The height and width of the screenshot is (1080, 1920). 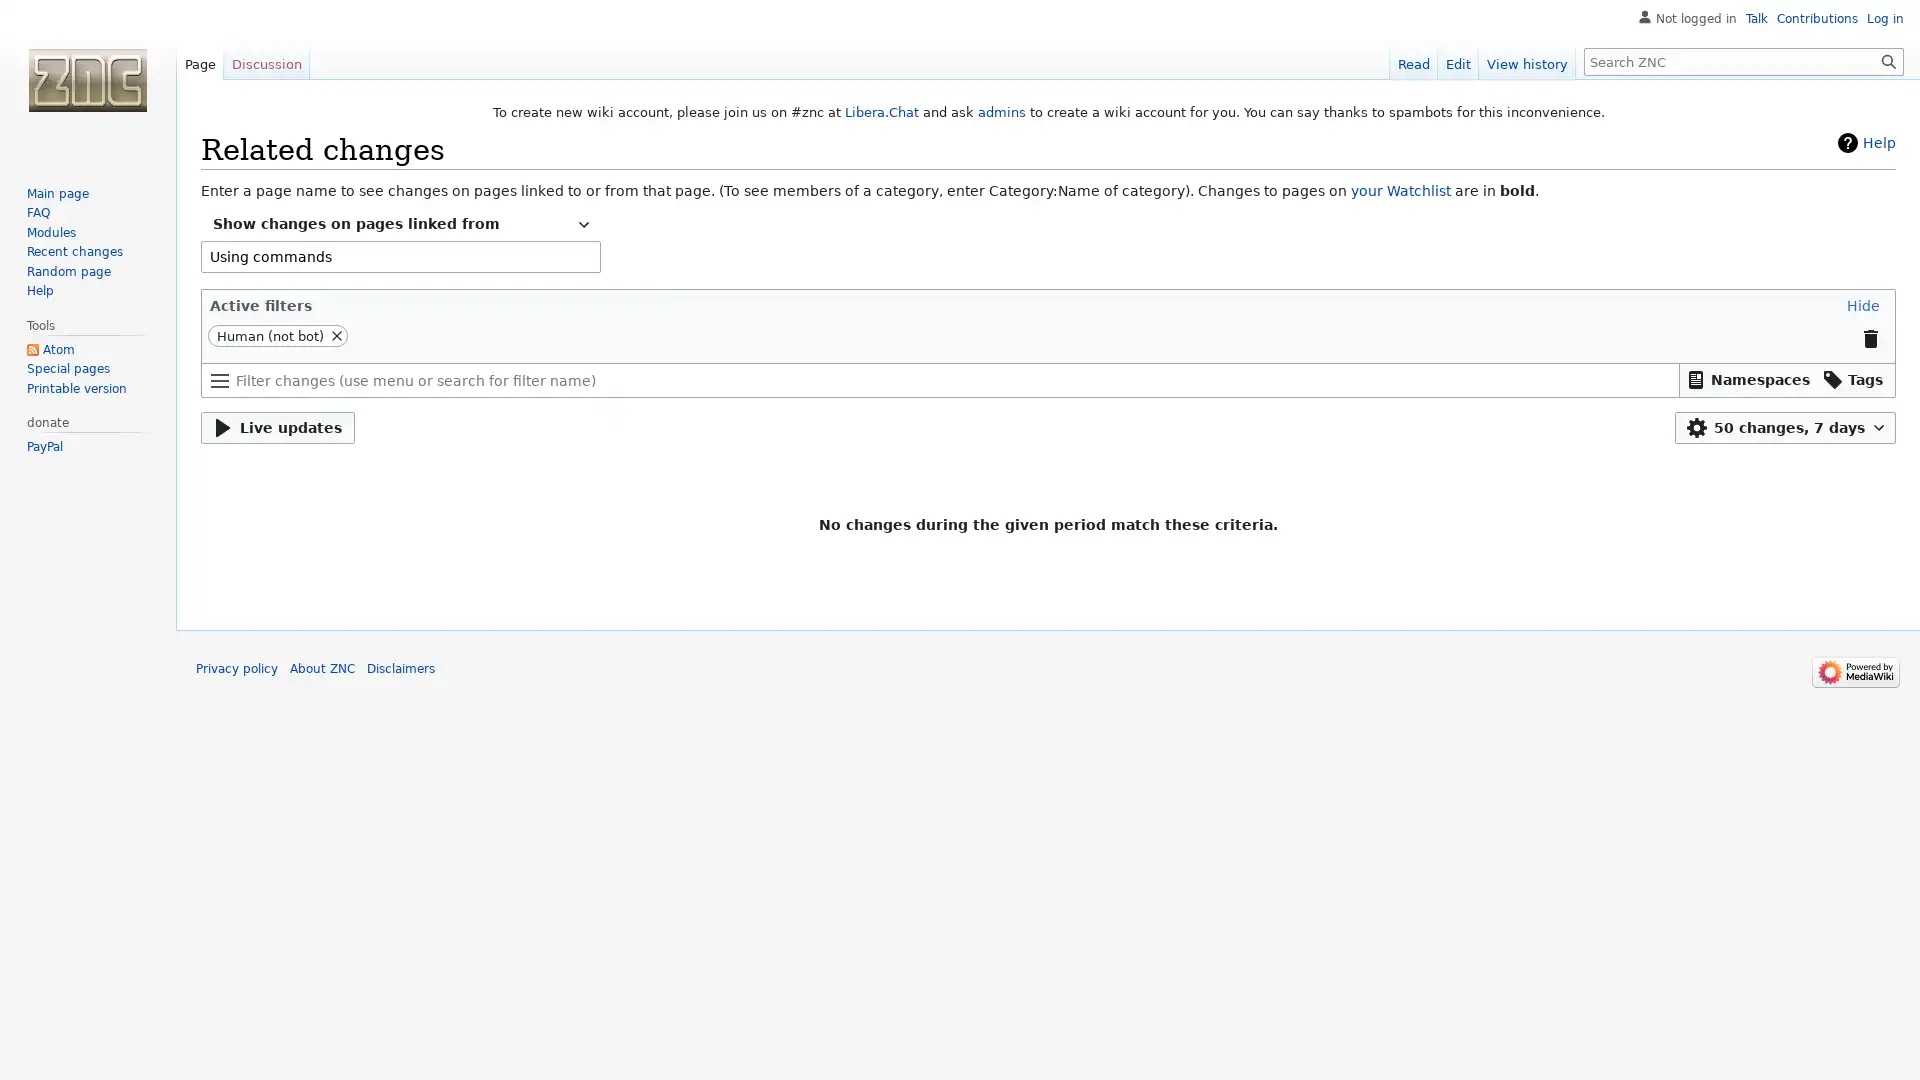 What do you see at coordinates (277, 427) in the screenshot?
I see `Live updates` at bounding box center [277, 427].